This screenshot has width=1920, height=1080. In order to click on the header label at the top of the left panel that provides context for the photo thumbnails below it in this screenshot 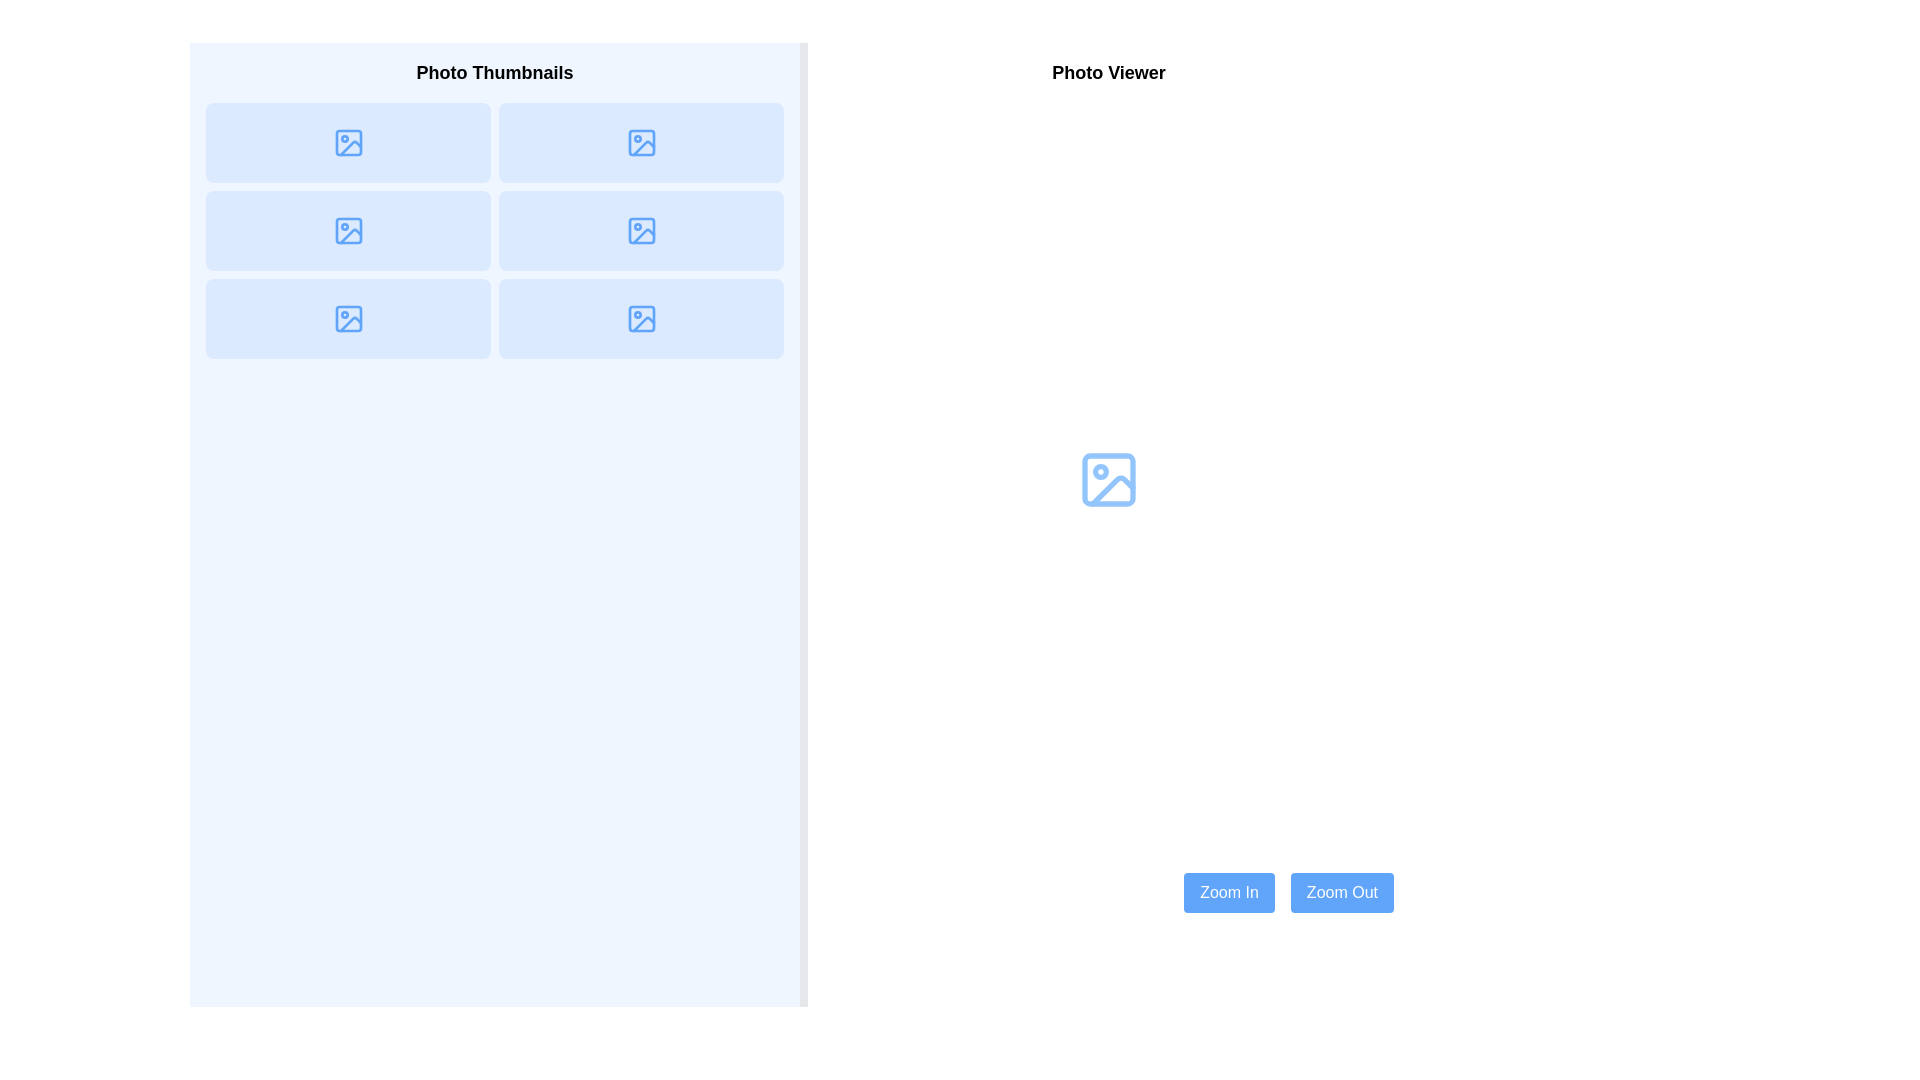, I will do `click(494, 72)`.